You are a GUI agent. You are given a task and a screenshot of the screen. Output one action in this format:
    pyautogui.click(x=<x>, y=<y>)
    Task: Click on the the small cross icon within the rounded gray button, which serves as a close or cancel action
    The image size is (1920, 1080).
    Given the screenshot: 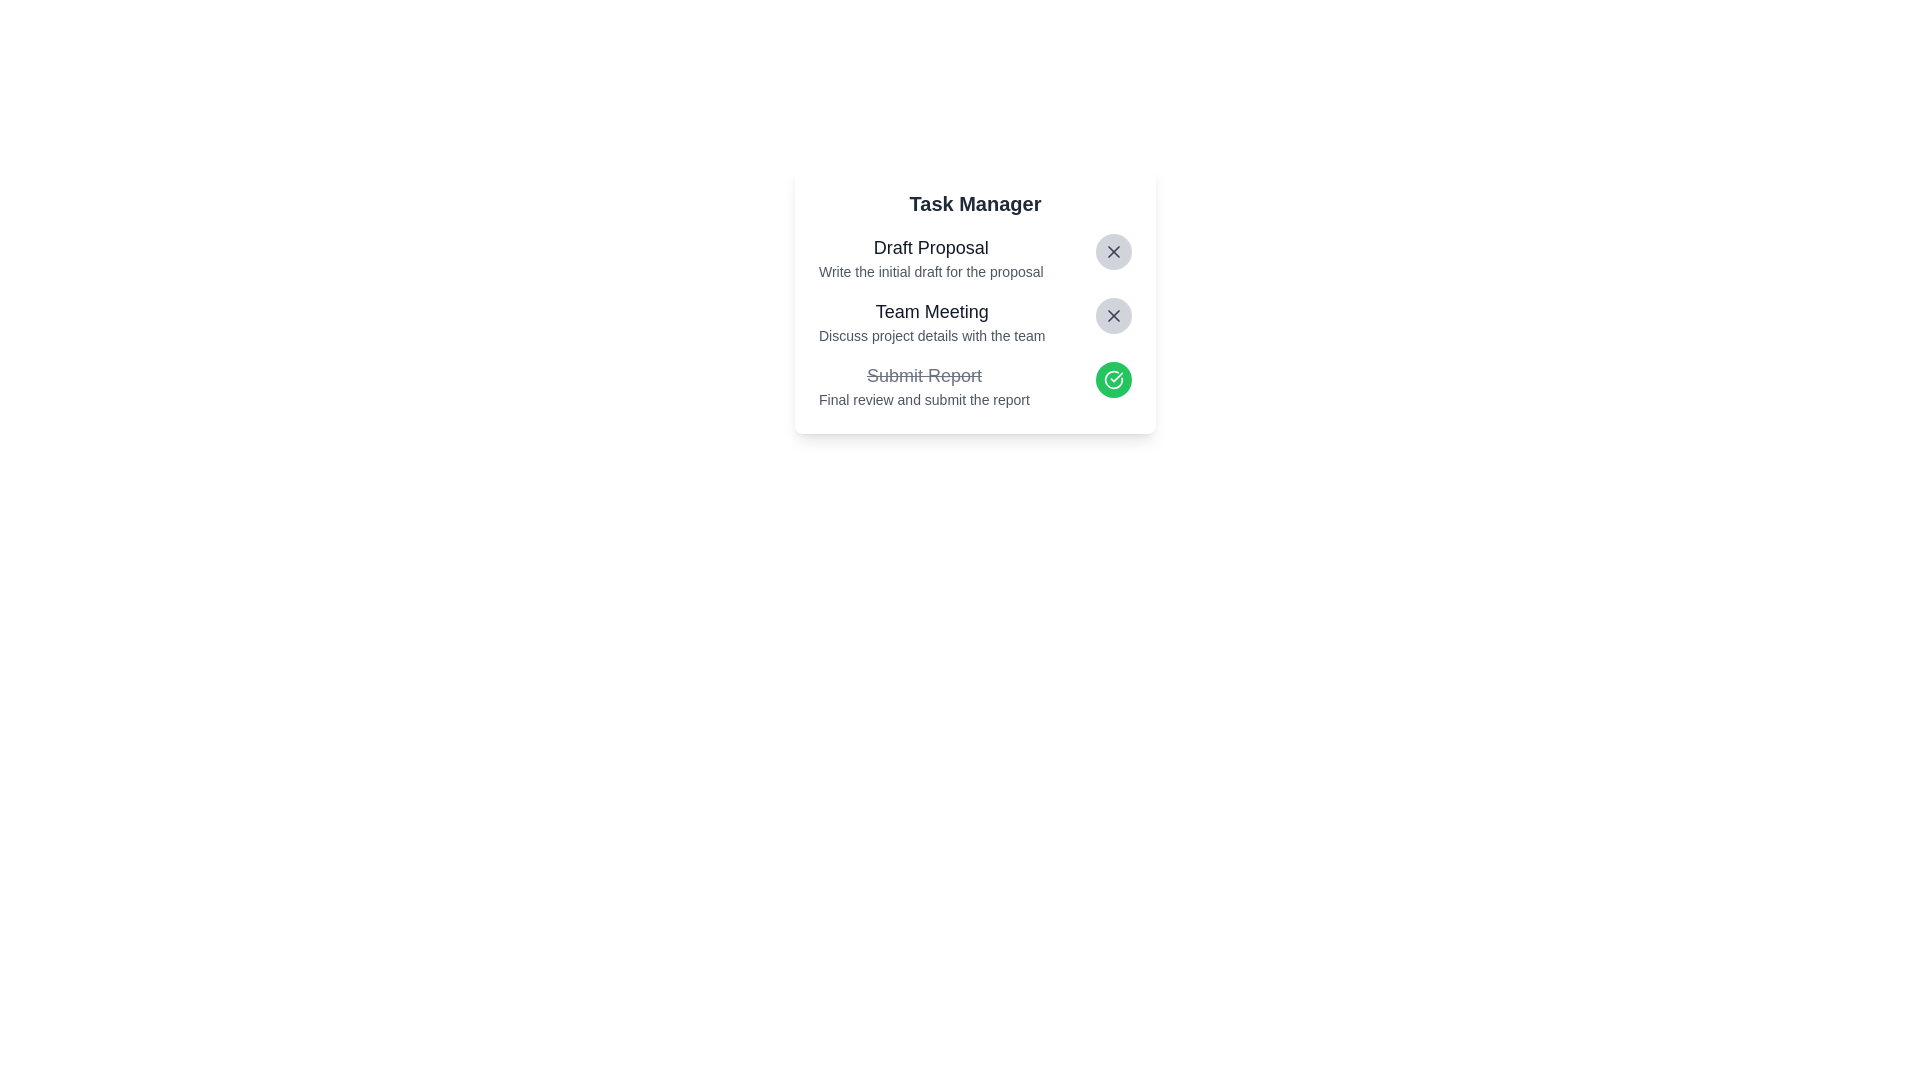 What is the action you would take?
    pyautogui.click(x=1112, y=250)
    